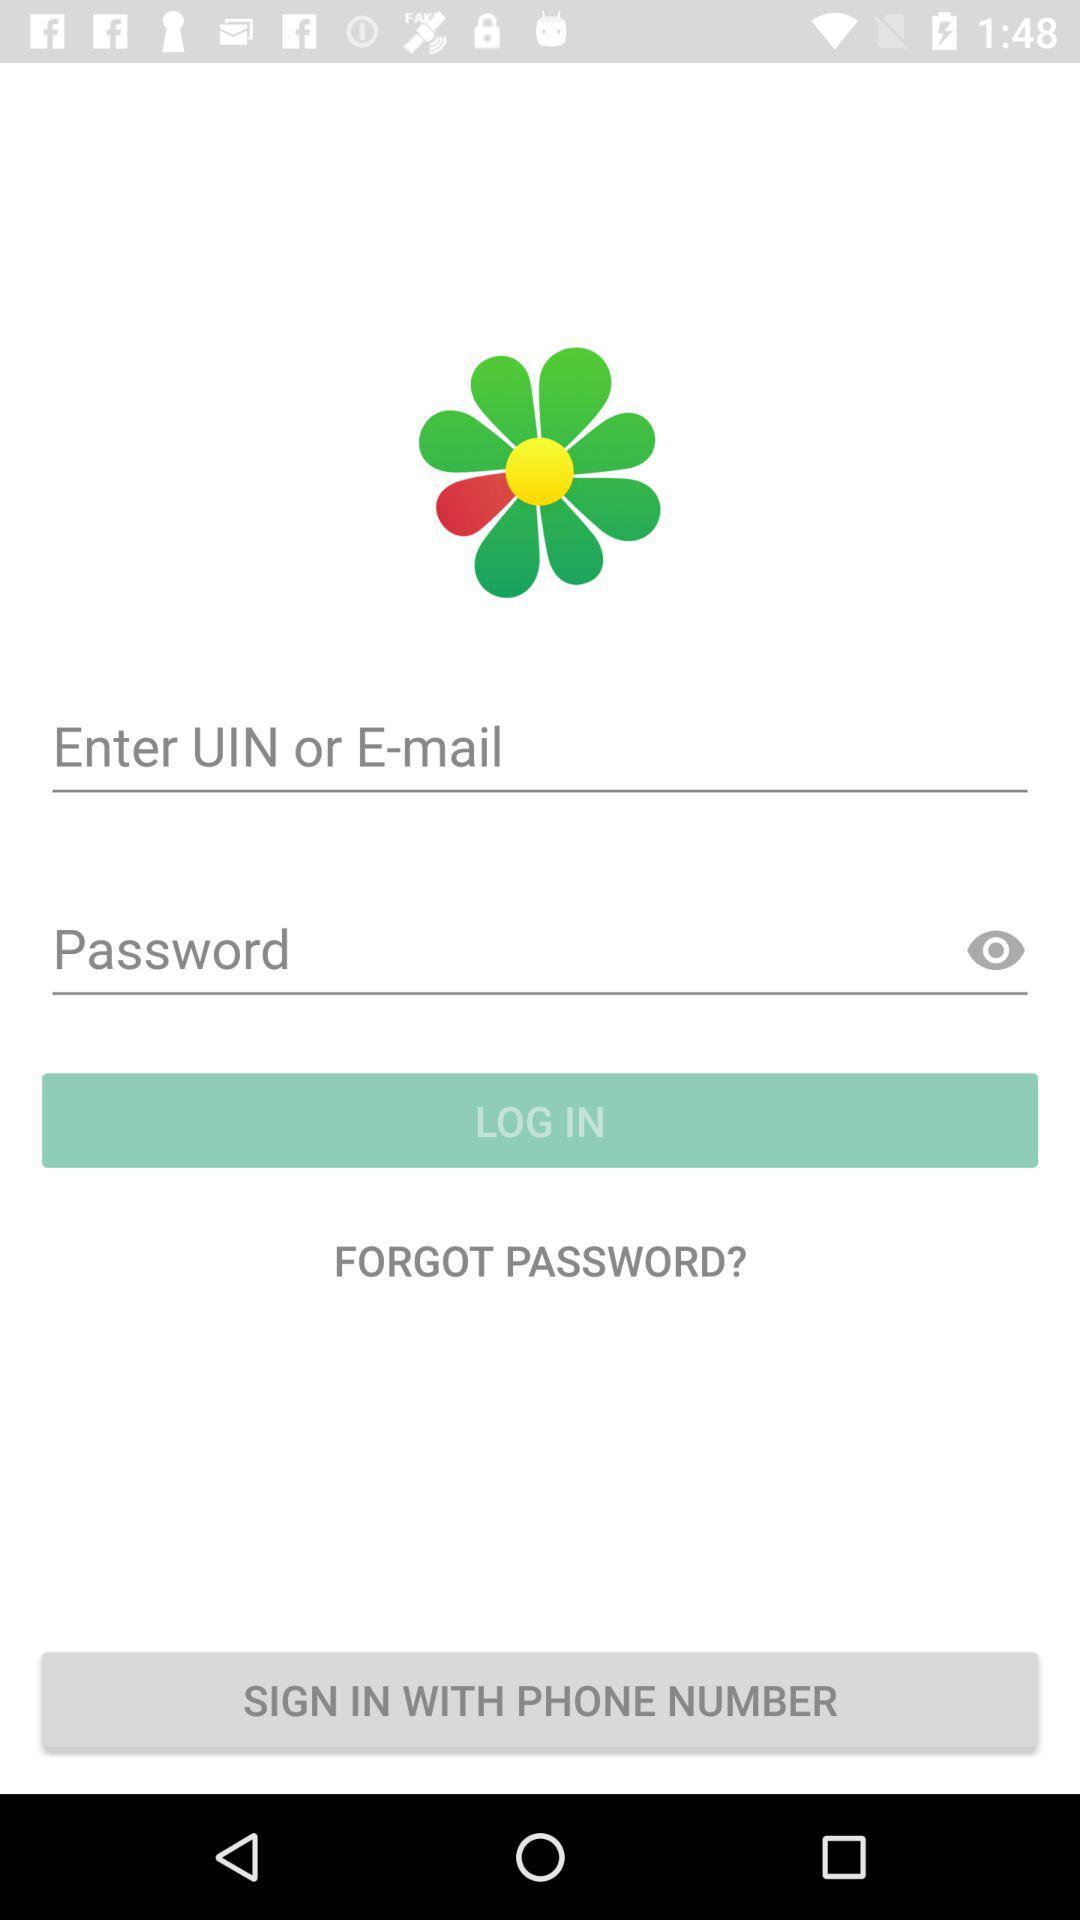 This screenshot has width=1080, height=1920. Describe the element at coordinates (540, 1258) in the screenshot. I see `forgot password? icon` at that location.